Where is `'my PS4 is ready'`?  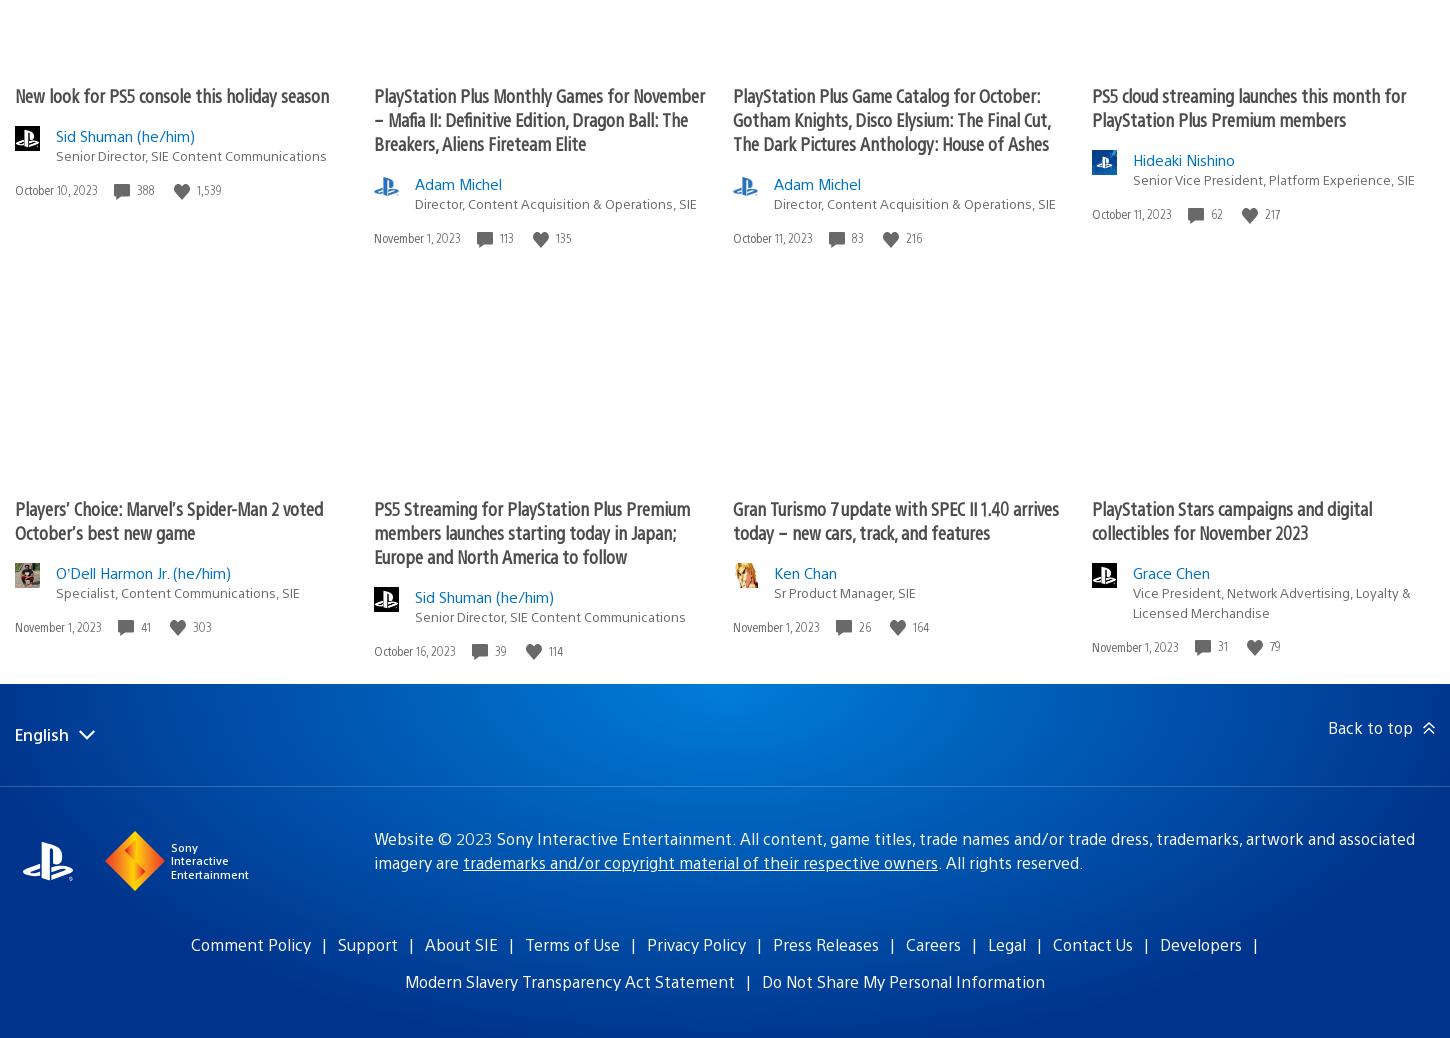
'my PS4 is ready' is located at coordinates (233, 922).